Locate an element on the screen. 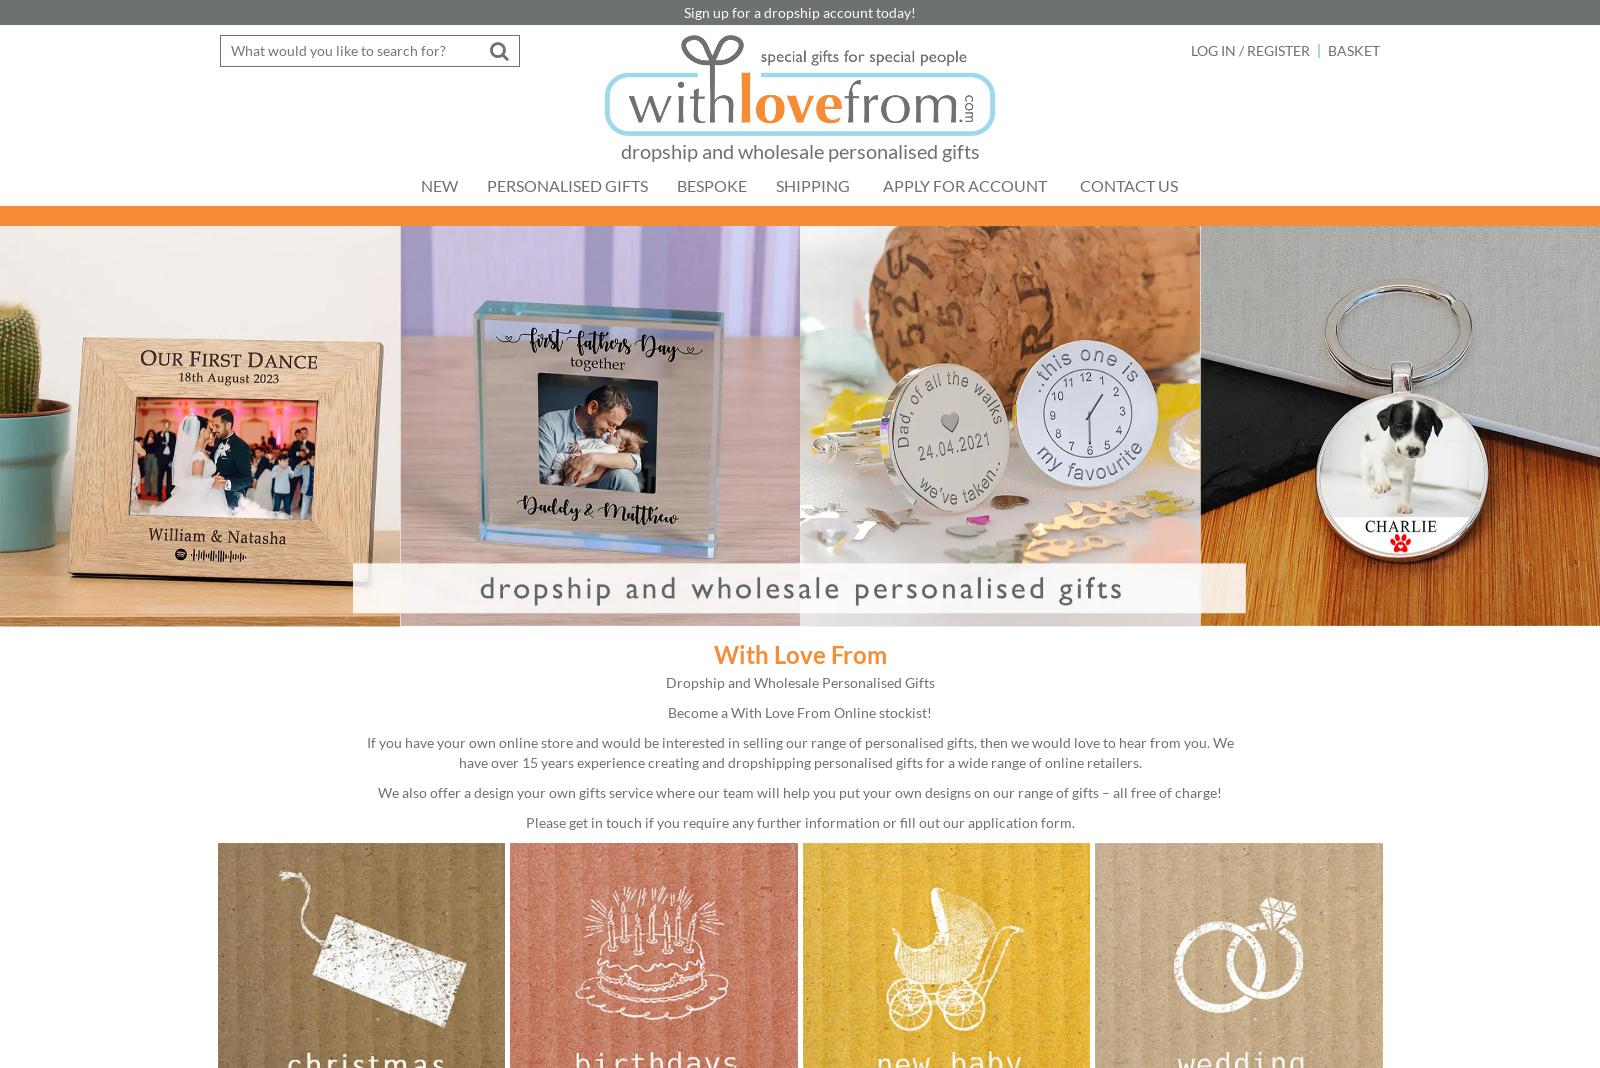 This screenshot has height=1068, width=1600. 'Shipping' is located at coordinates (811, 185).